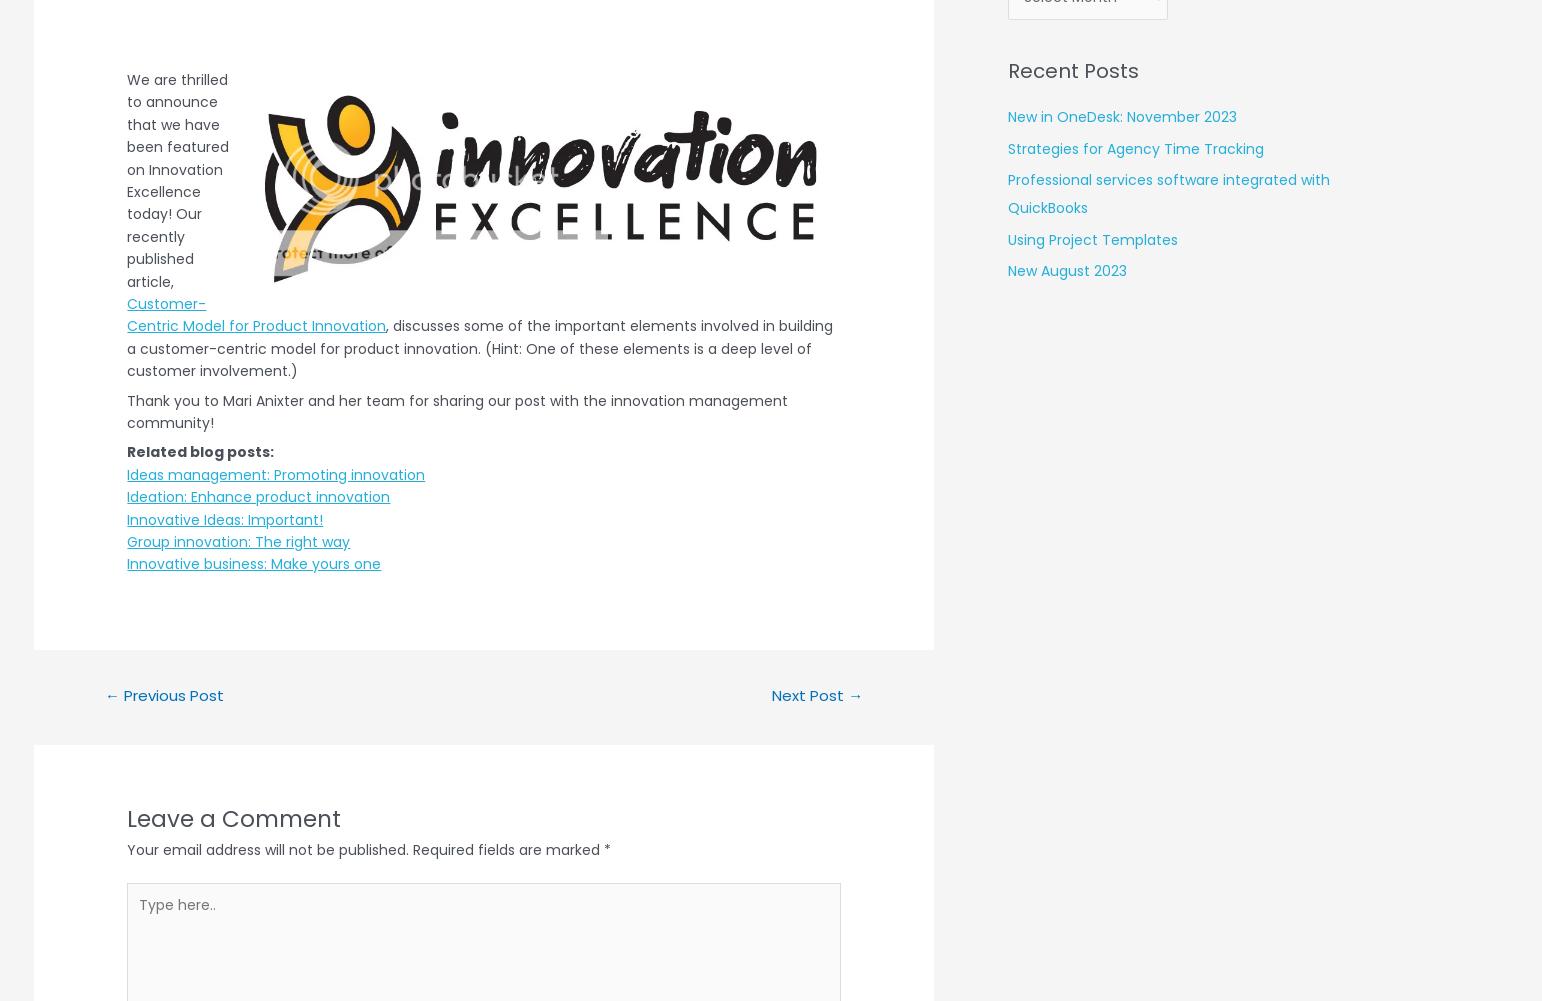  Describe the element at coordinates (237, 540) in the screenshot. I see `'Group innovation: The right way'` at that location.